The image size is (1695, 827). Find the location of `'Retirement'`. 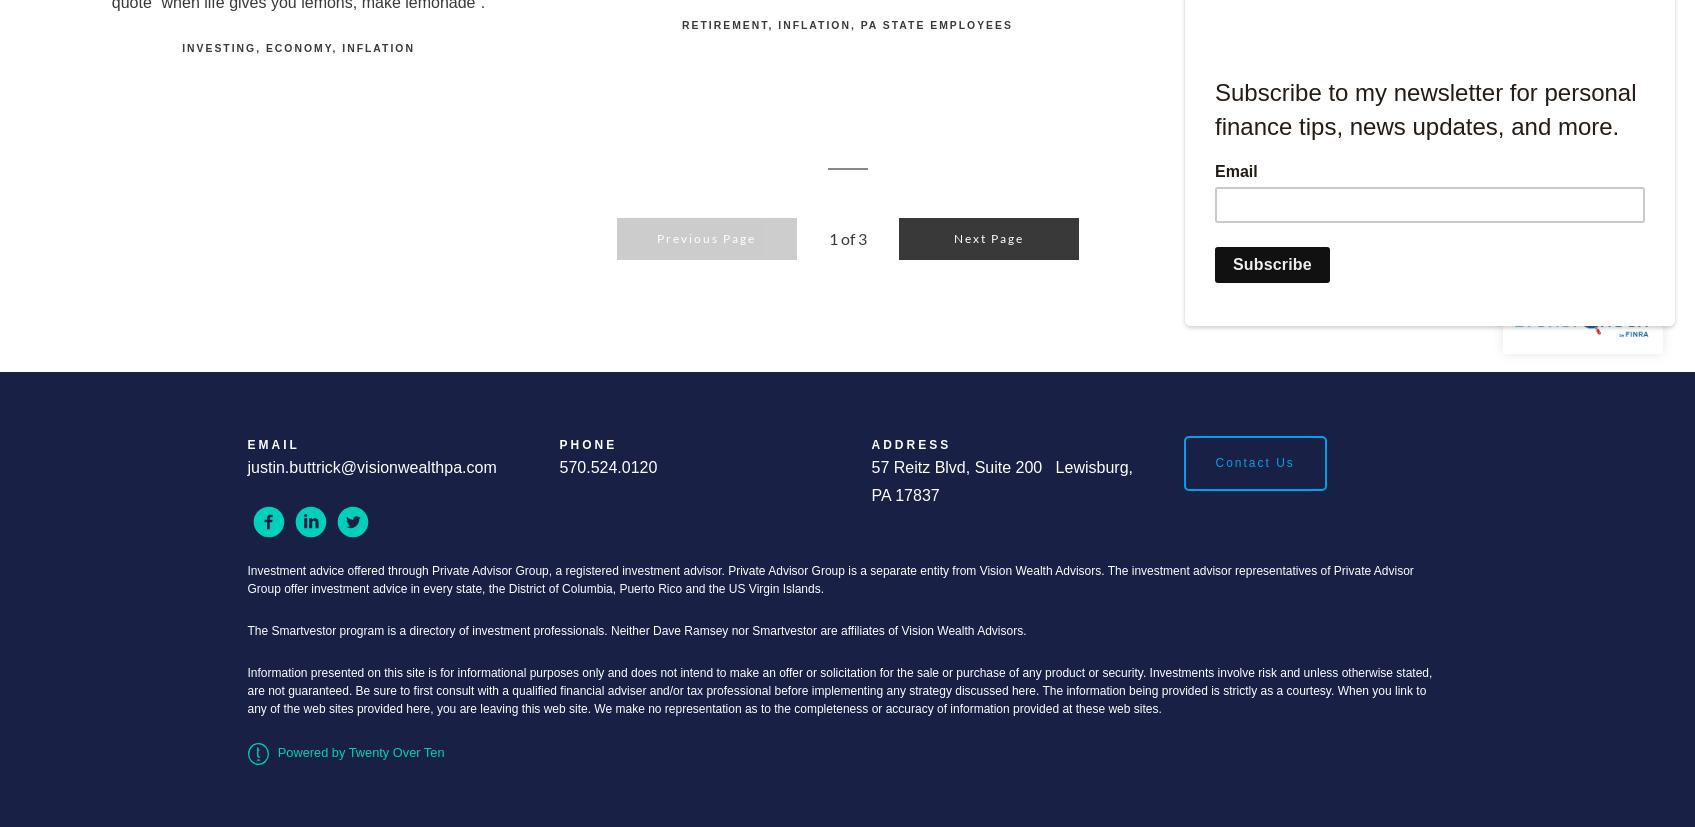

'Retirement' is located at coordinates (682, 24).